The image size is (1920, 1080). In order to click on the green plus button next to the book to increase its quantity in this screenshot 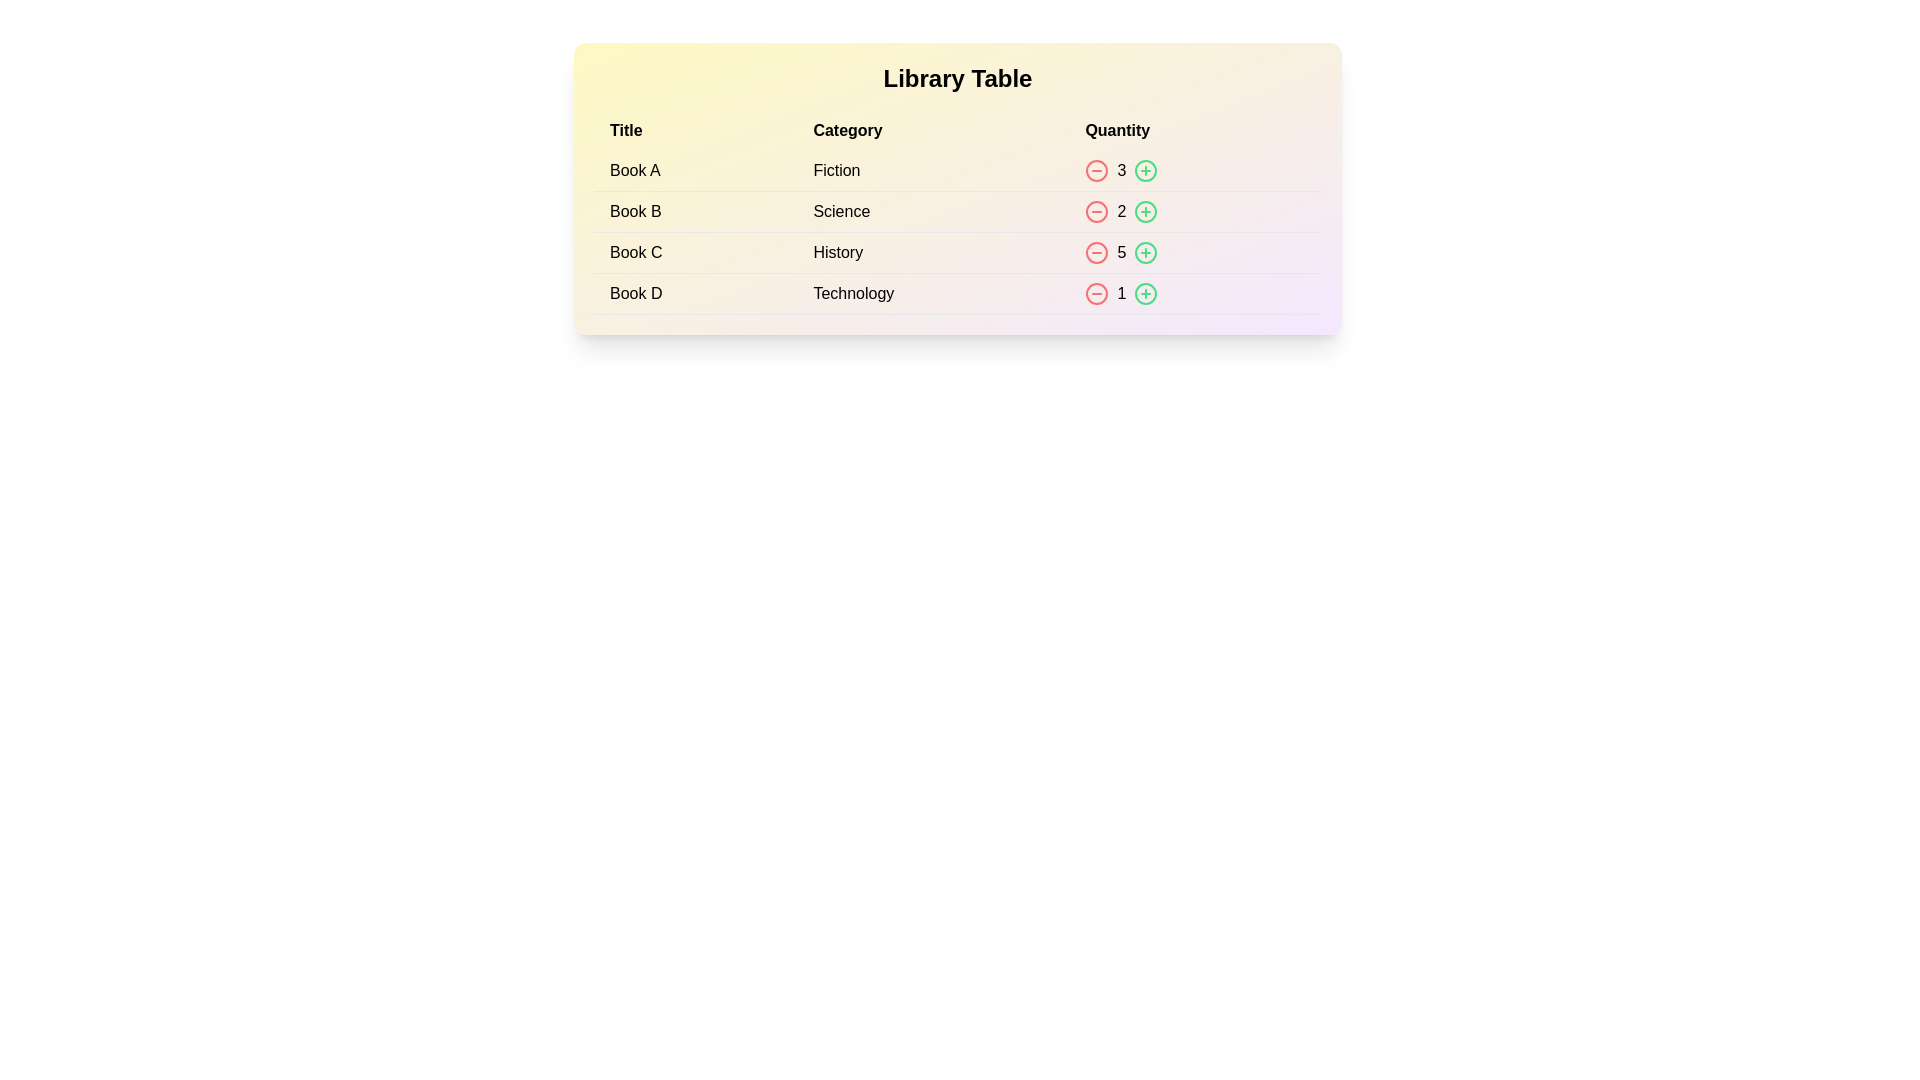, I will do `click(1146, 169)`.